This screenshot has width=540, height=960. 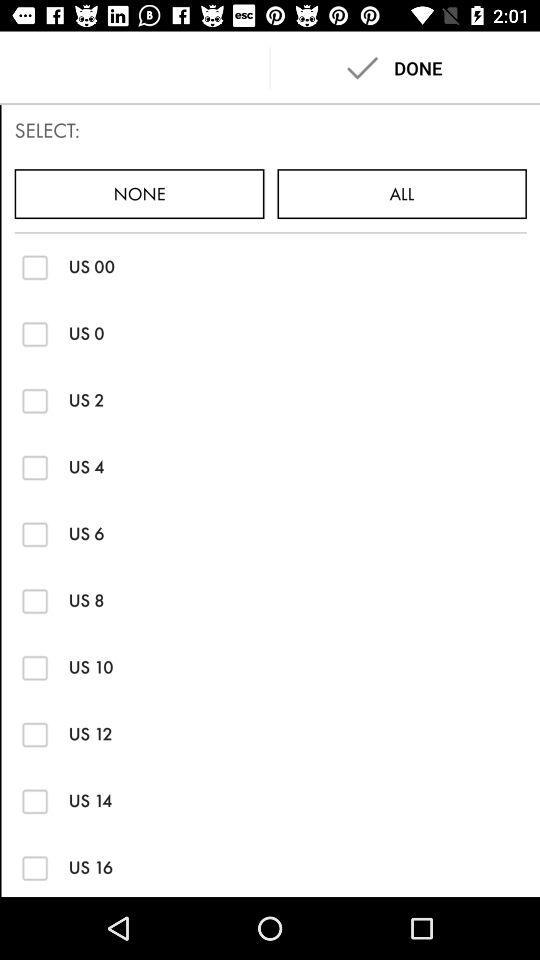 I want to click on list option, so click(x=35, y=866).